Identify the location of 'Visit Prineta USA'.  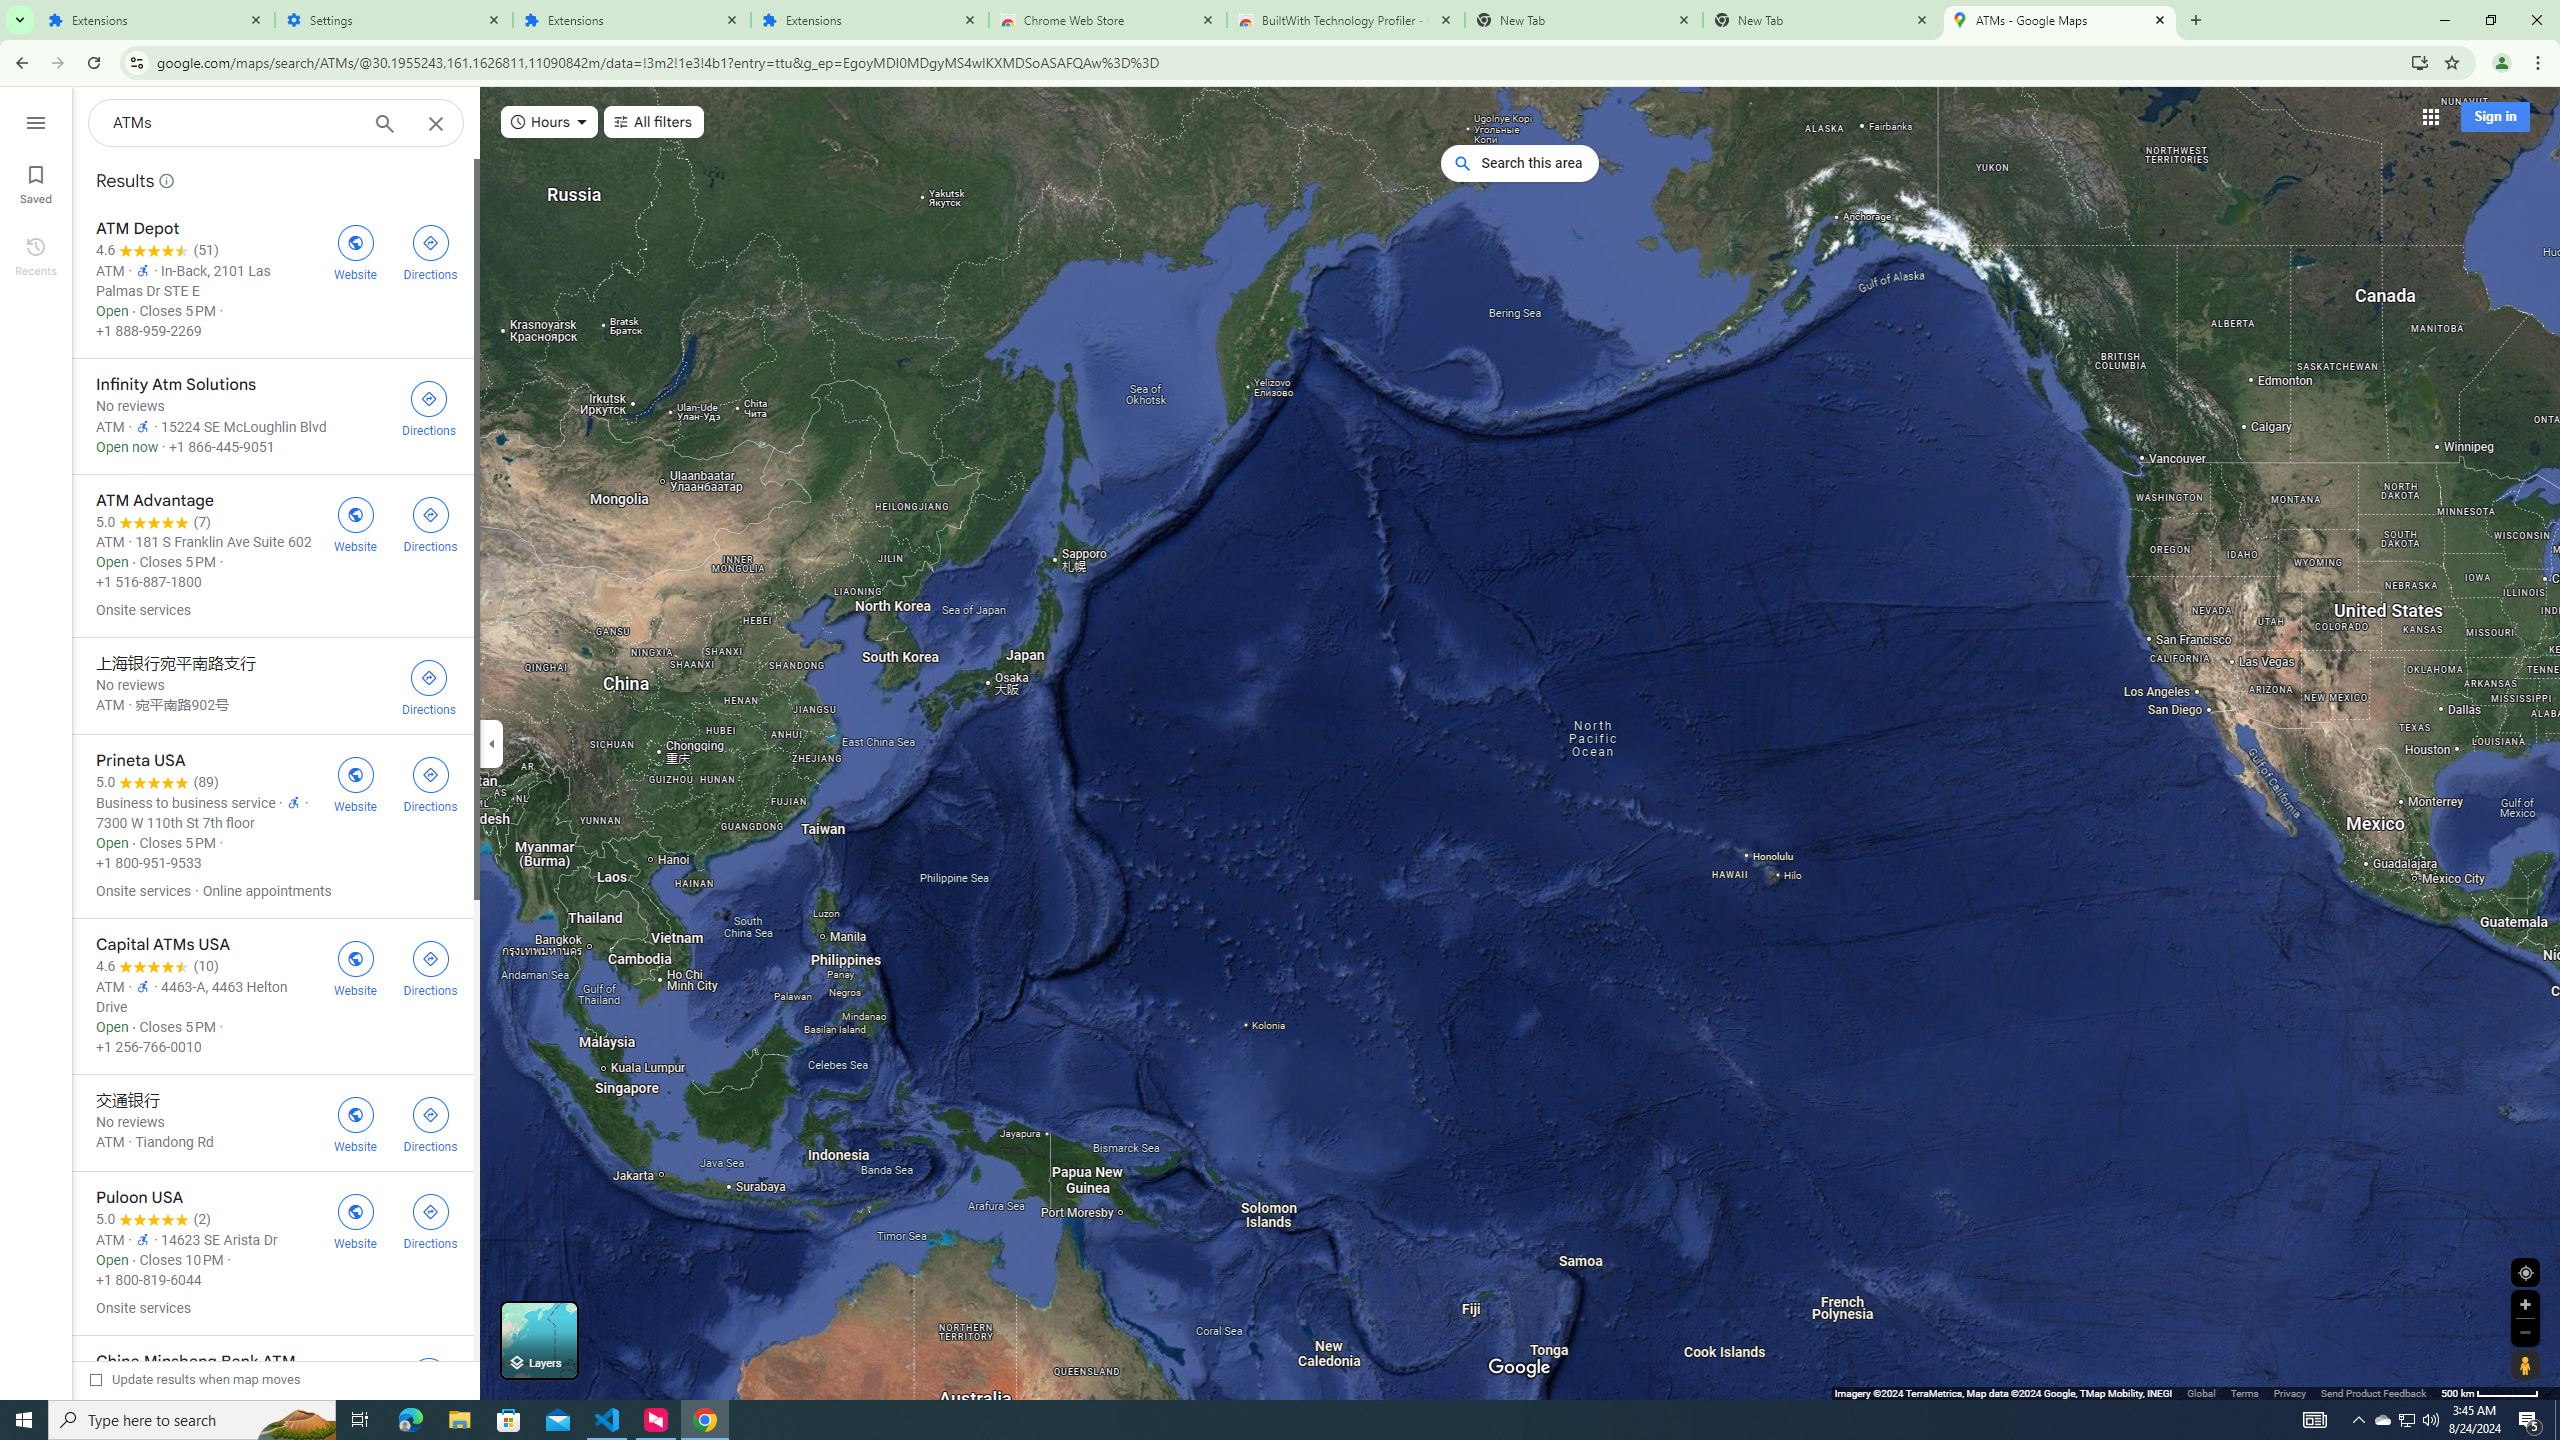
(354, 782).